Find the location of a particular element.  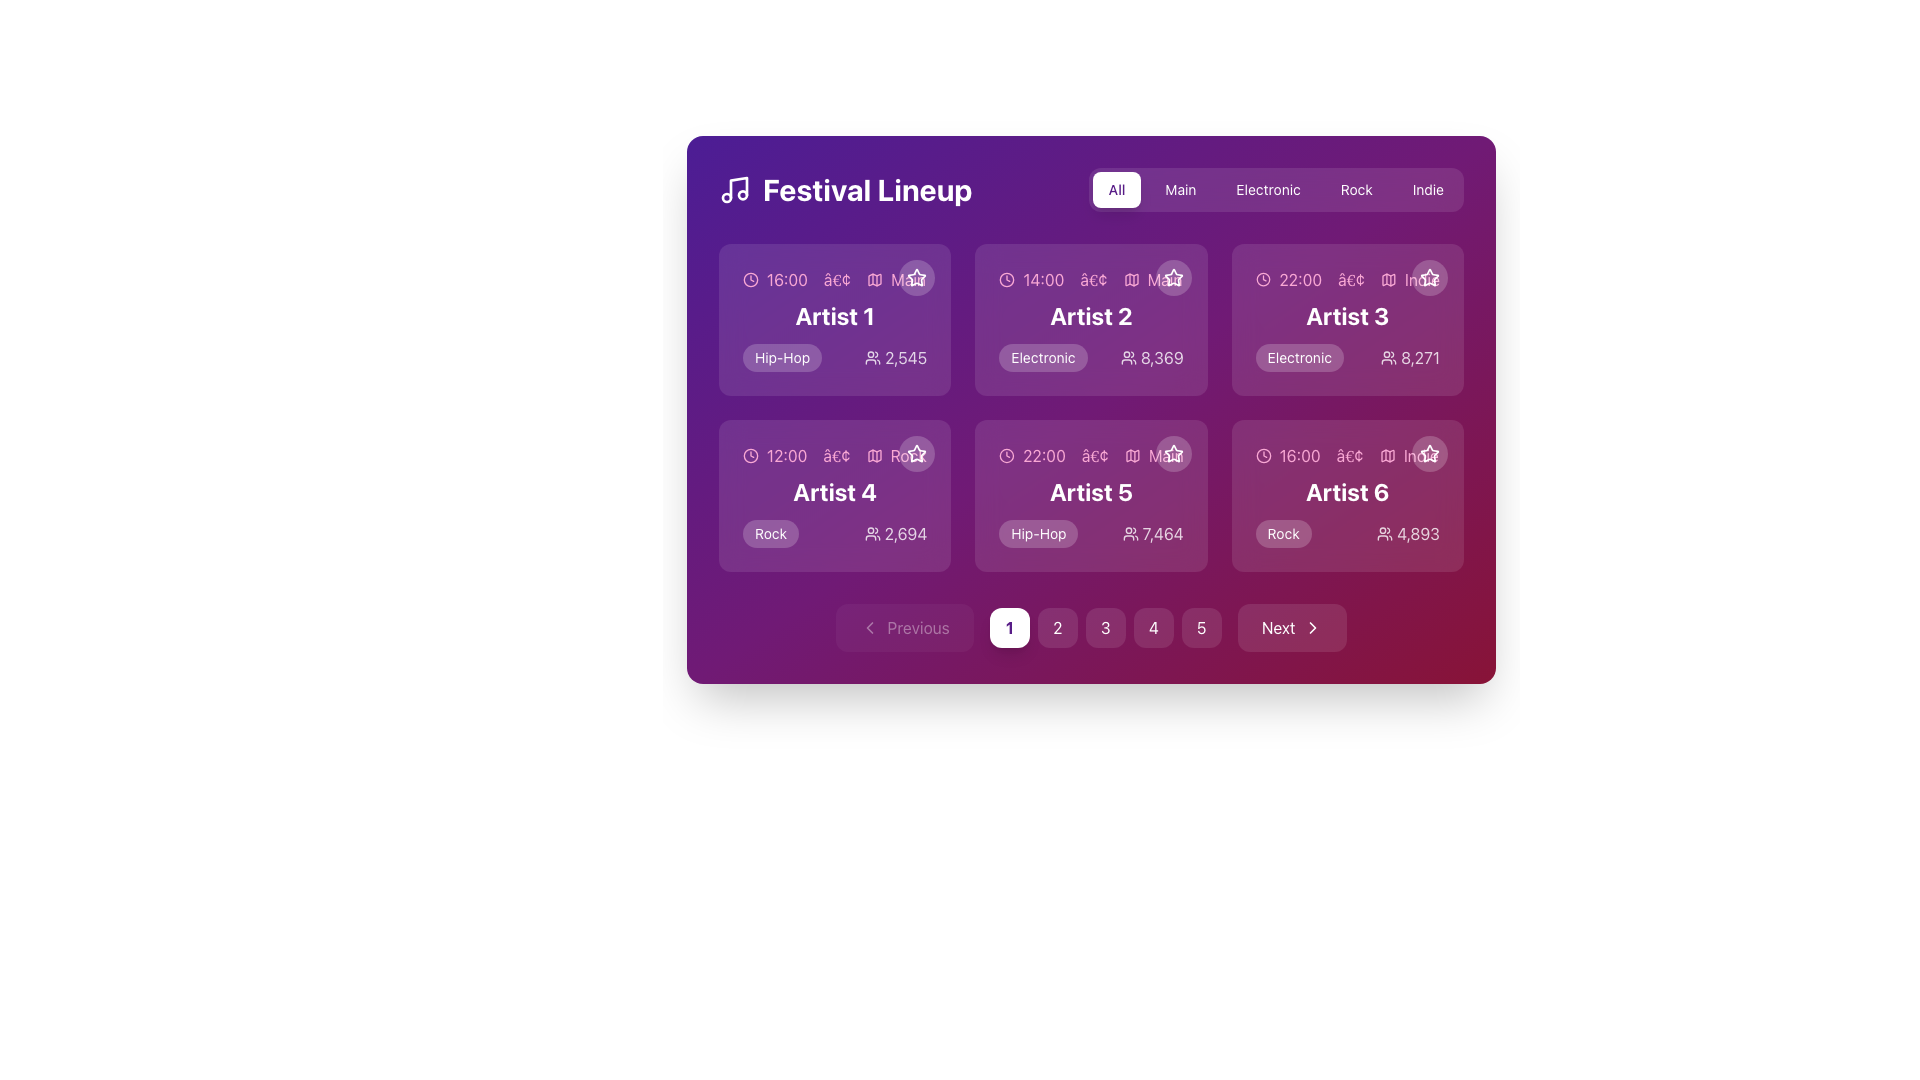

the icon button located in the top-right corner of the 'Artist 1' card in the 'Festival Lineup' interface is located at coordinates (916, 277).